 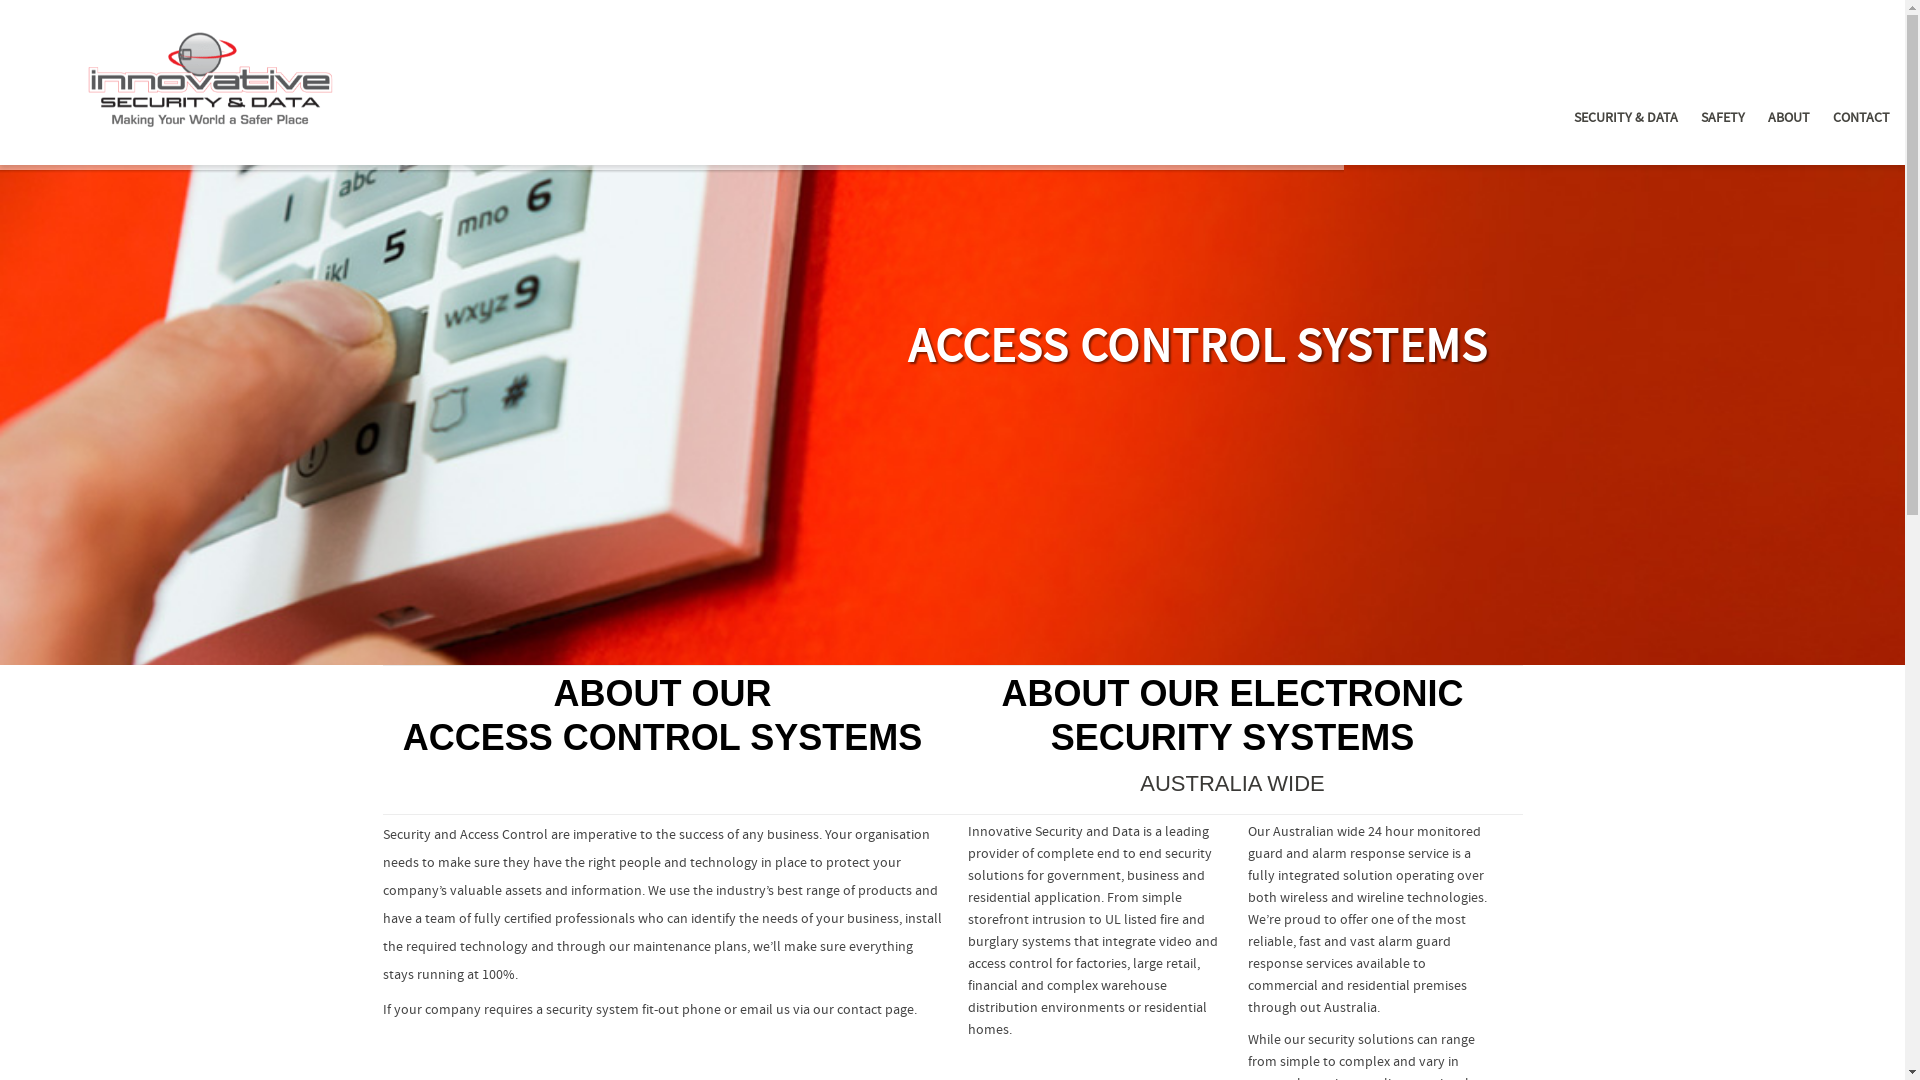 I want to click on 'CONTACT', so click(x=1860, y=119).